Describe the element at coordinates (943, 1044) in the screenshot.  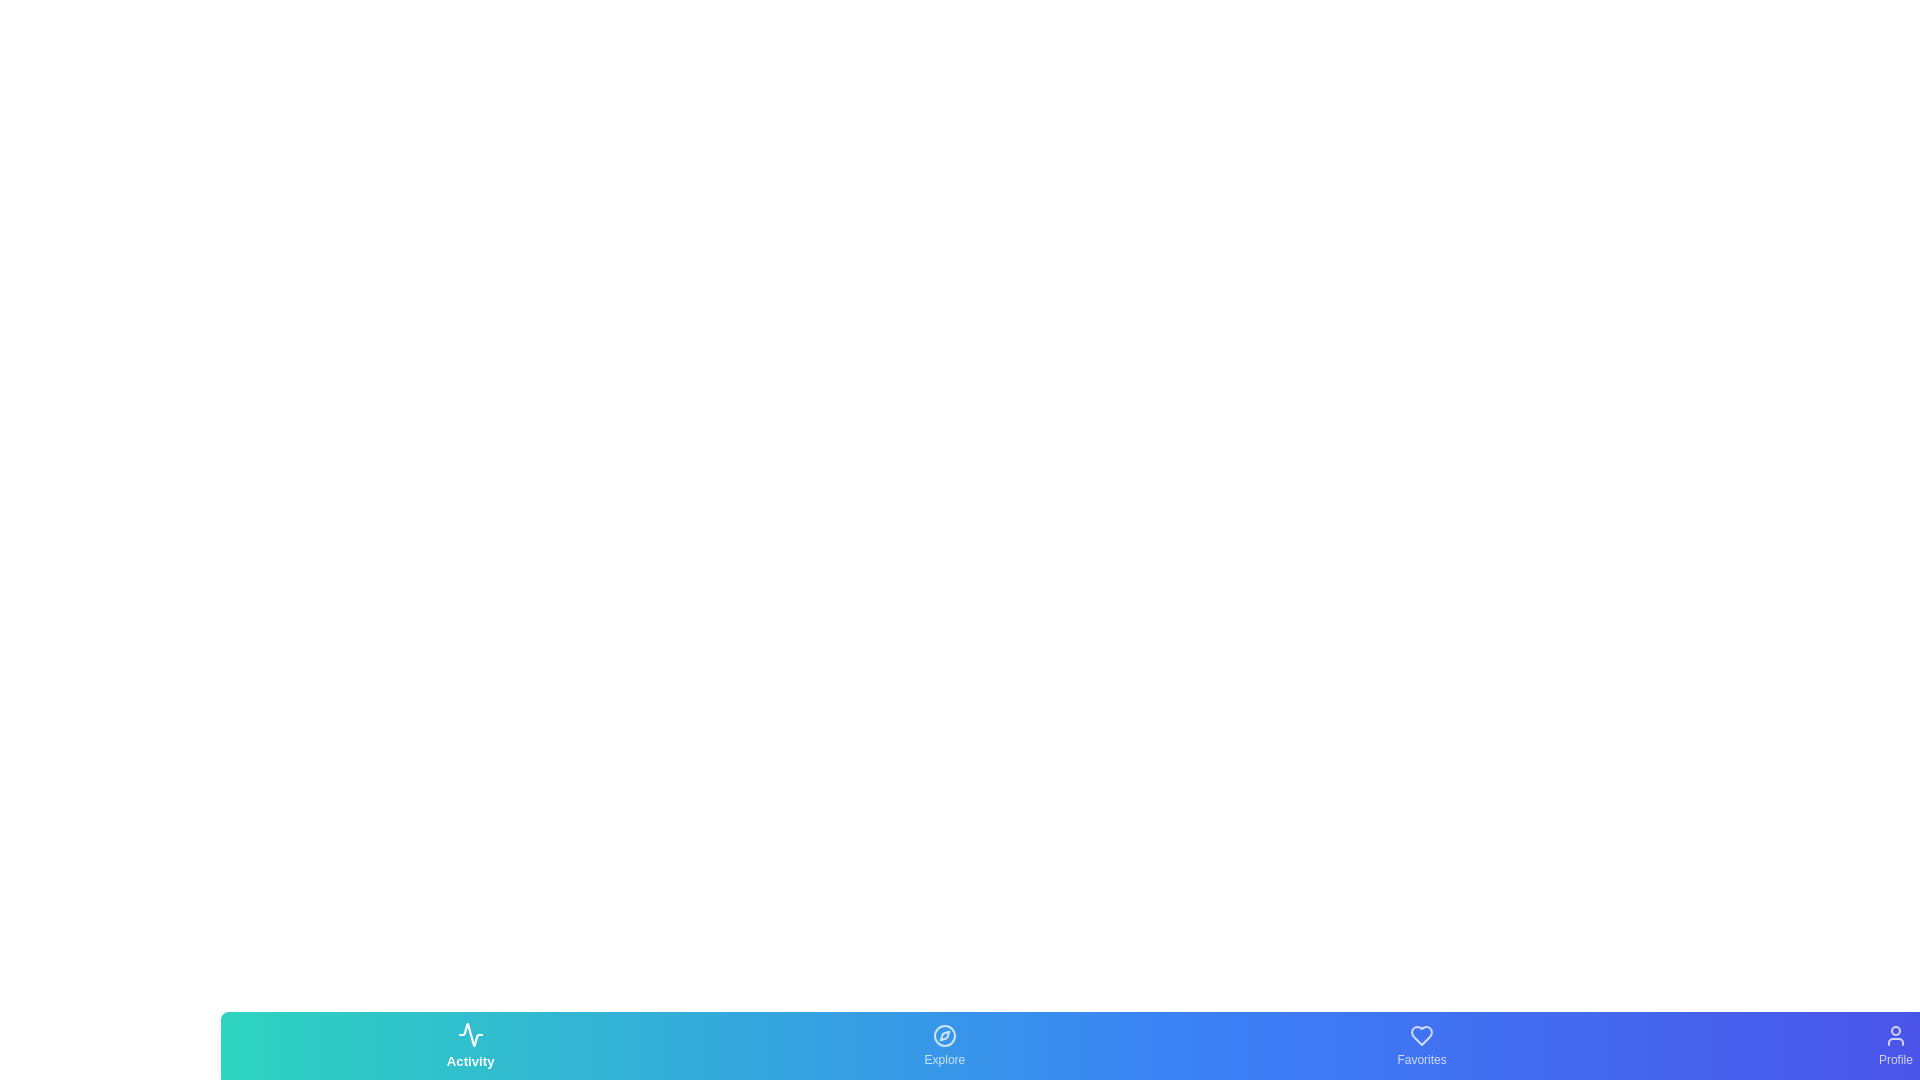
I see `the Explore tab by clicking on its corresponding button` at that location.